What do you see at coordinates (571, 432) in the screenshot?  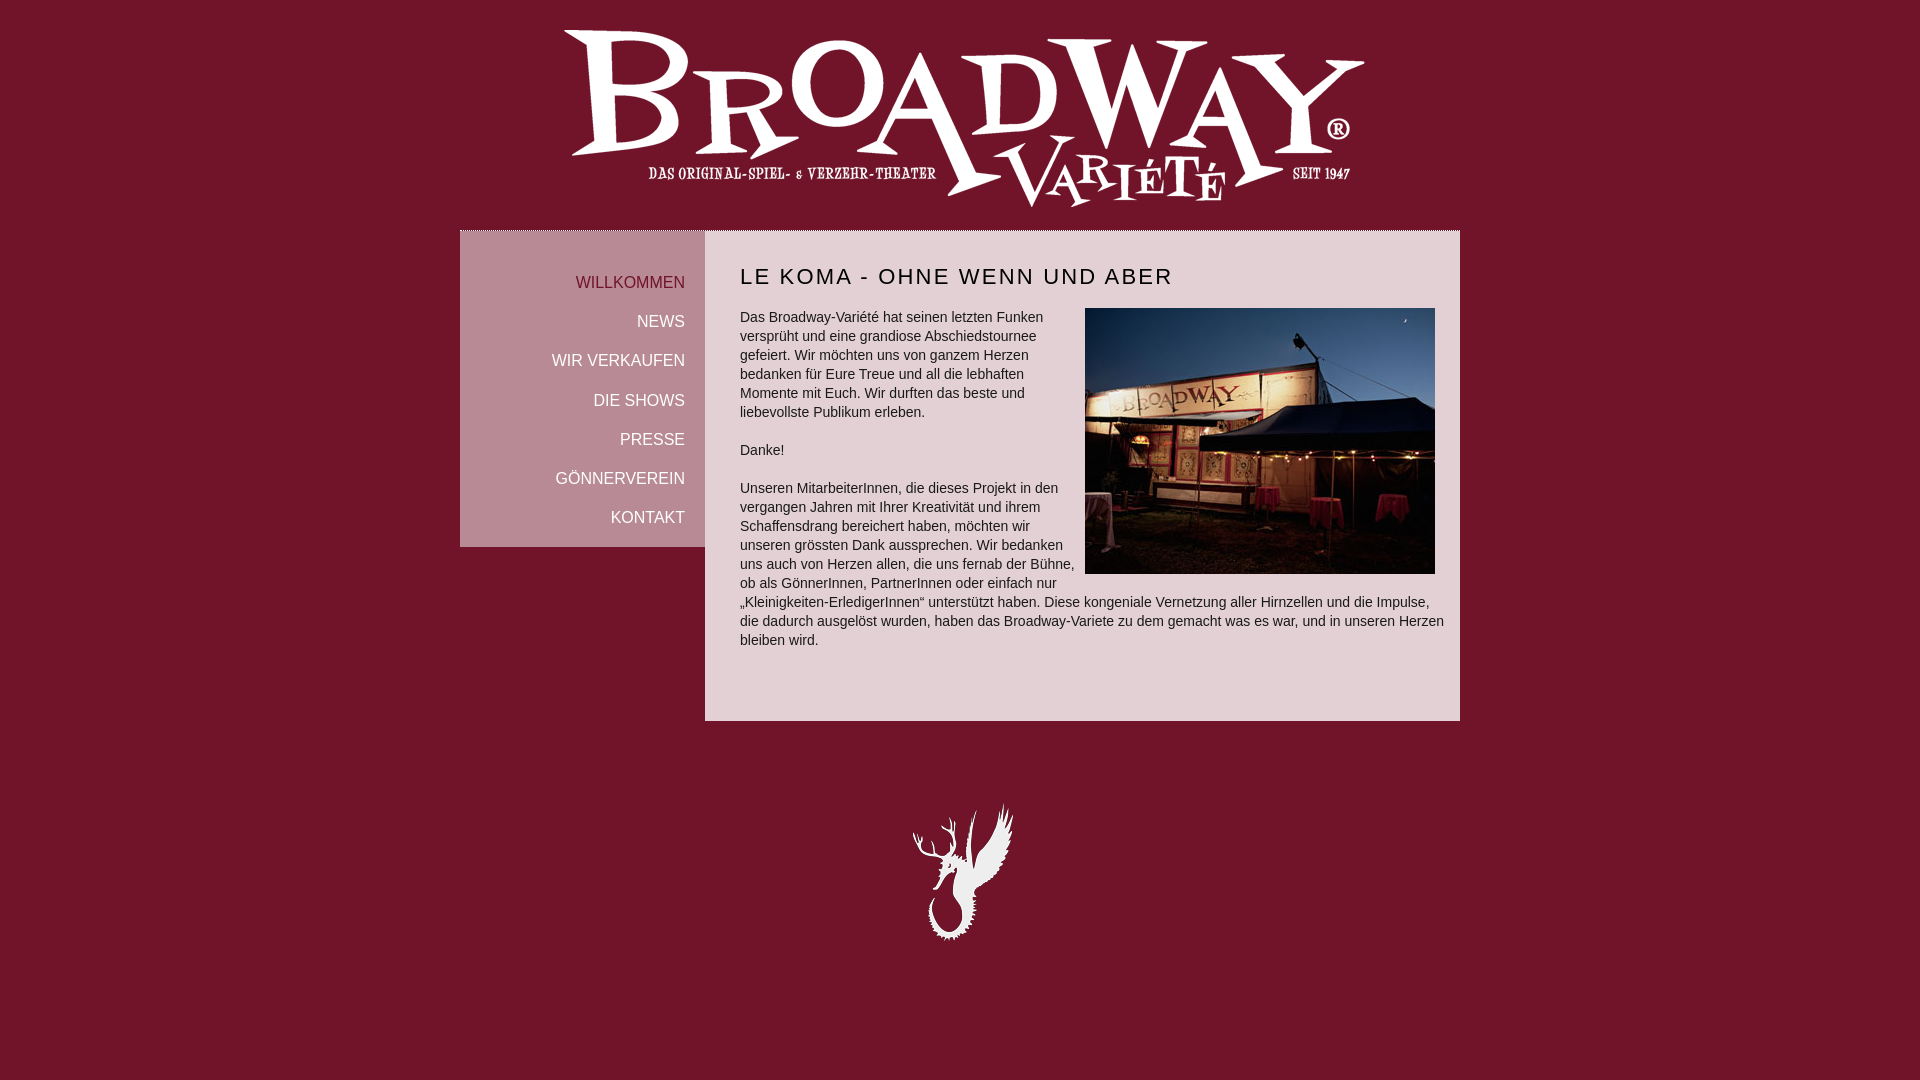 I see `'PRESSE'` at bounding box center [571, 432].